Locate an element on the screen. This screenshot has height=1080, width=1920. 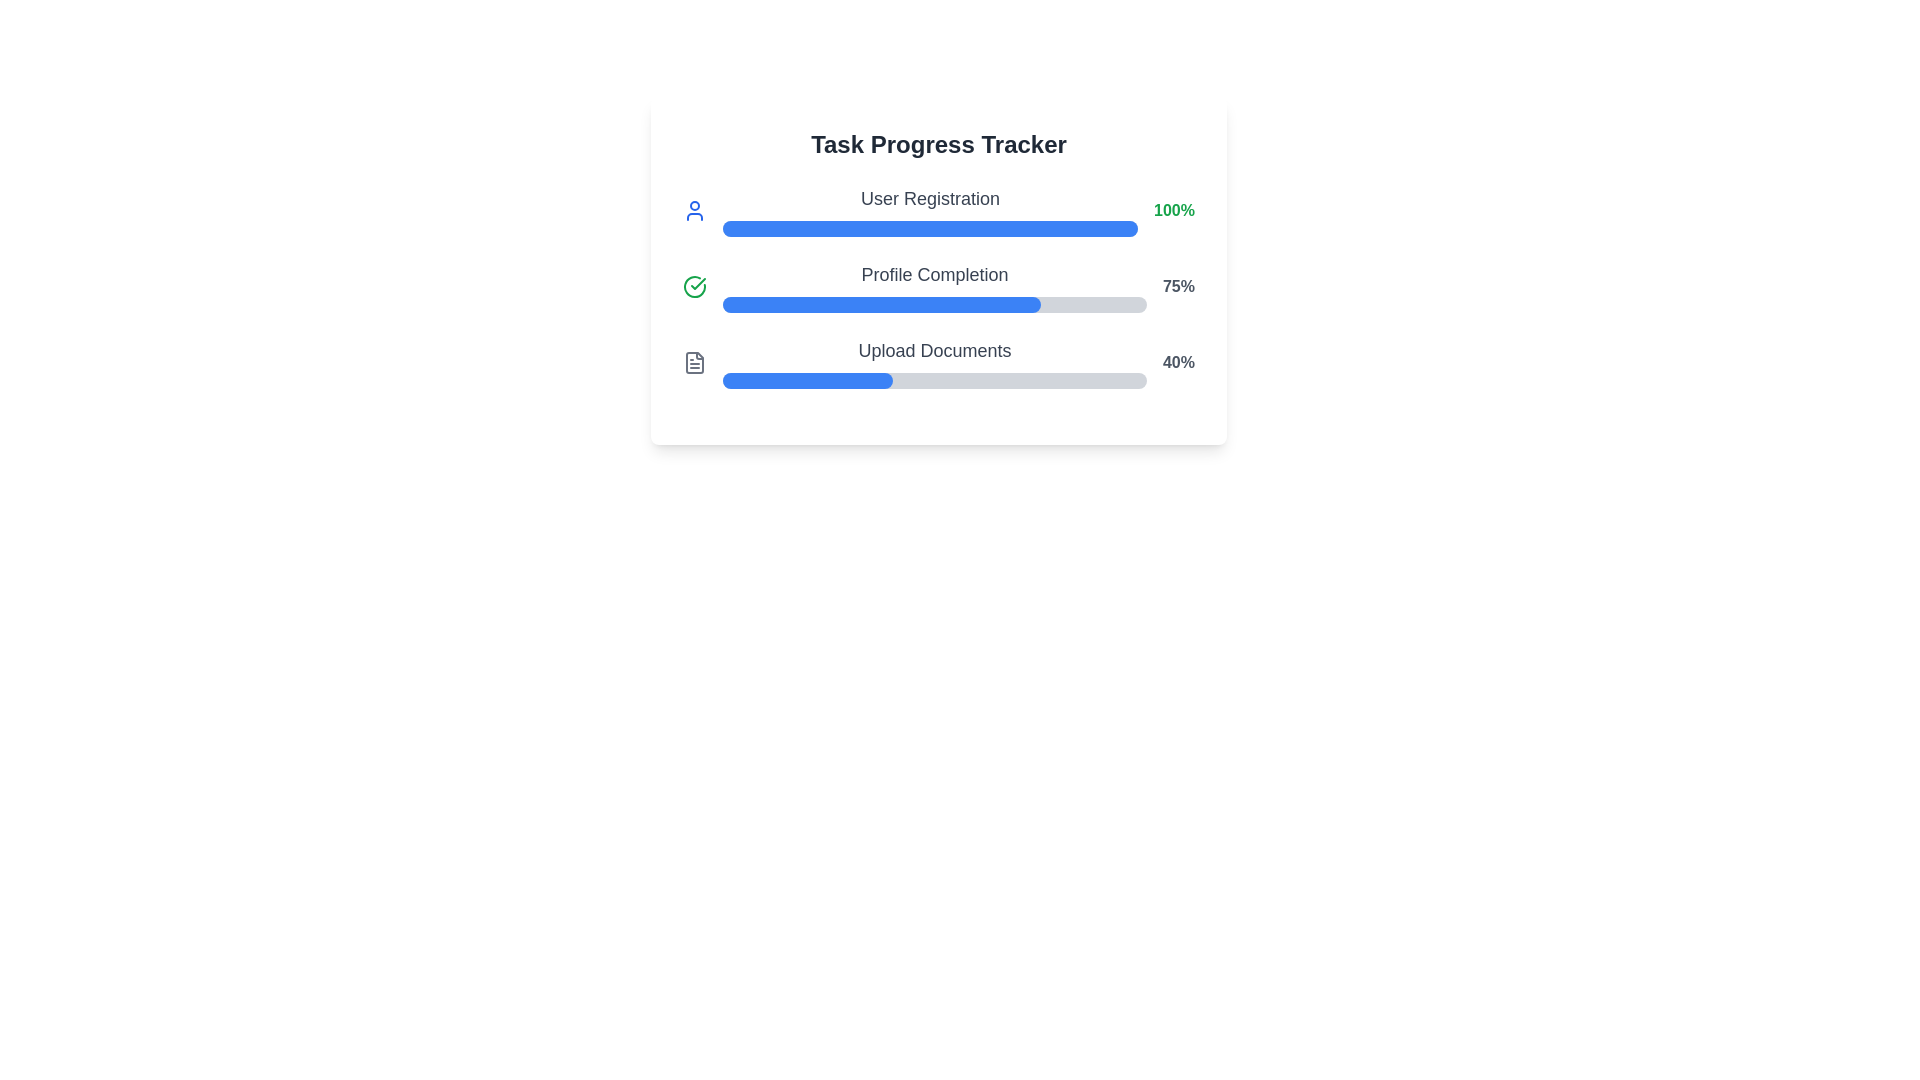
the Text Label that describes the context of the progress bar for the 'User Registration' process, which is aligned with the blue progress bar and the '100%' percentage indicator is located at coordinates (929, 199).